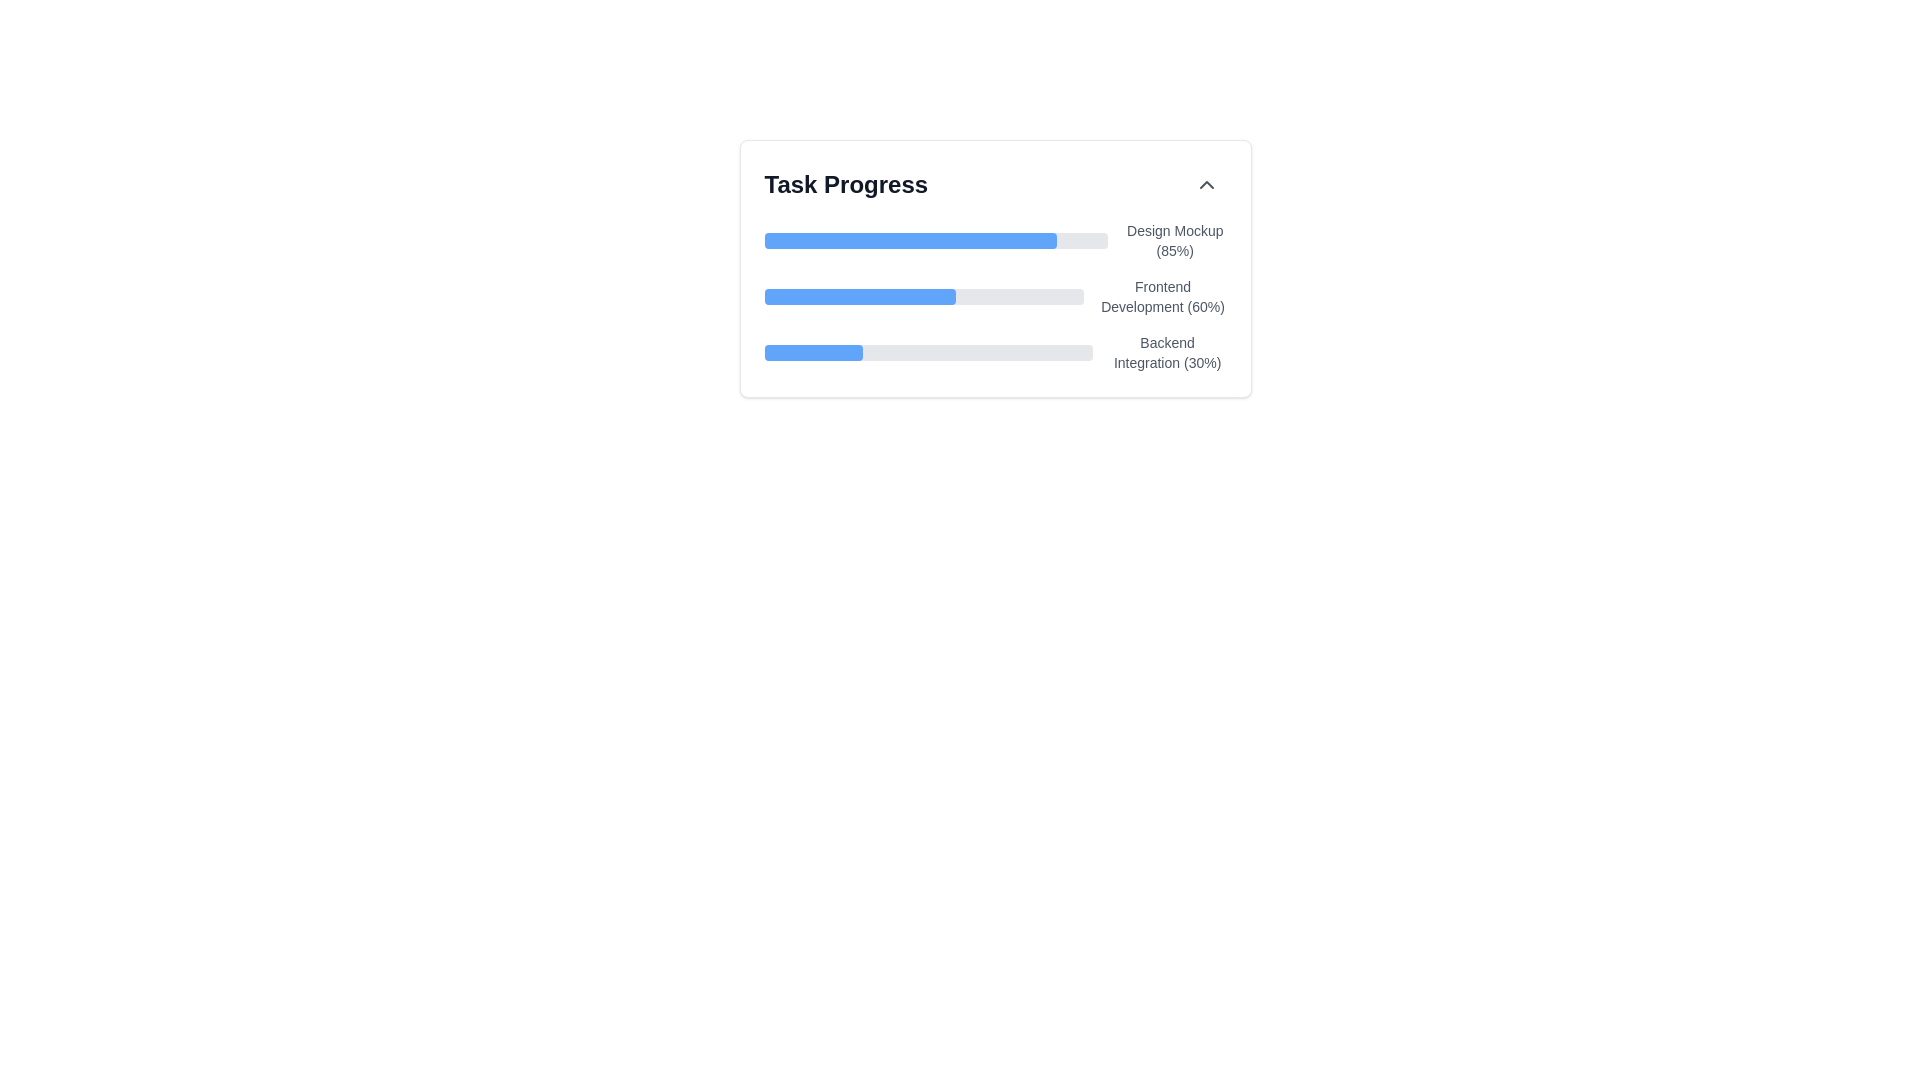  What do you see at coordinates (995, 297) in the screenshot?
I see `the progress bar labeled 'Frontend Development' which shows 60% completion, located between 'Design Mockup (85%)' and 'Backend Integration (30%)'` at bounding box center [995, 297].